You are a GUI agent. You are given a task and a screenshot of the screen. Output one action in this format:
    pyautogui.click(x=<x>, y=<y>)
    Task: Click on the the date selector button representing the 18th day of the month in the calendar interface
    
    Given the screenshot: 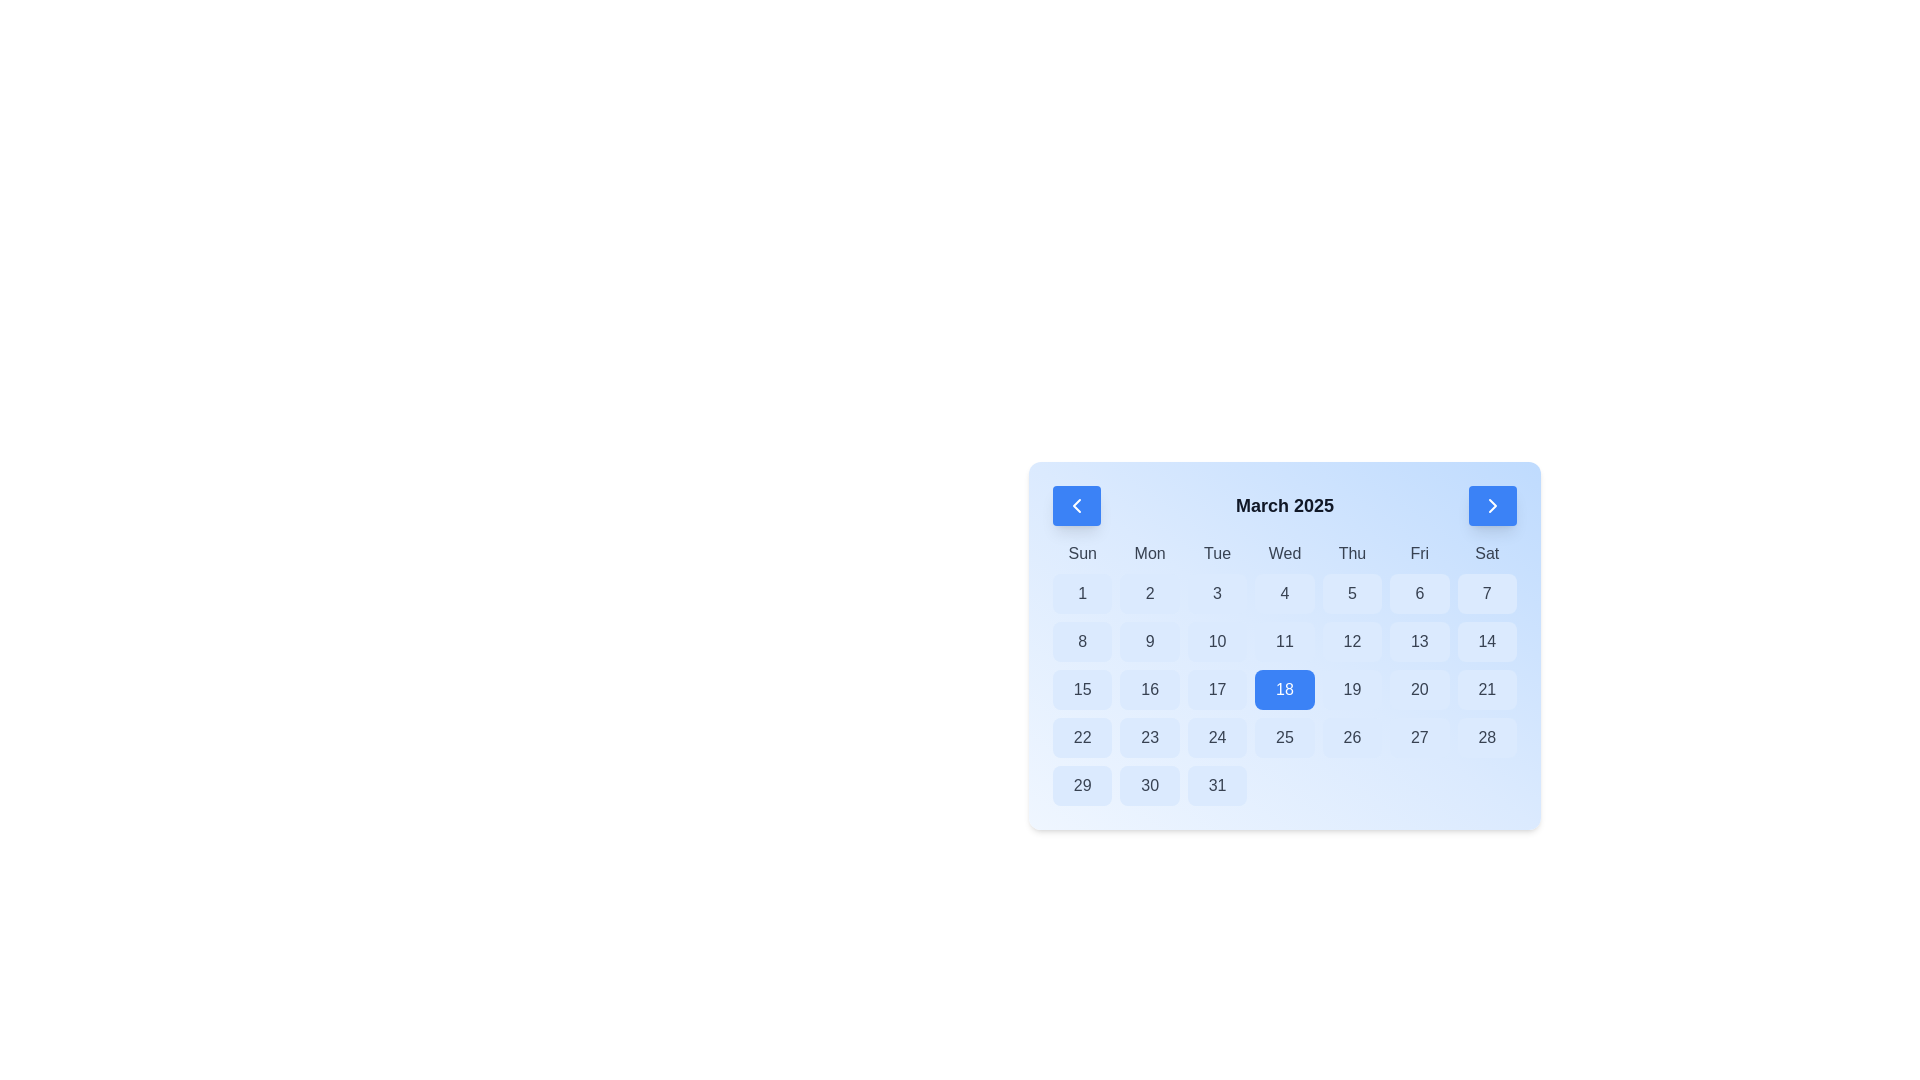 What is the action you would take?
    pyautogui.click(x=1285, y=689)
    